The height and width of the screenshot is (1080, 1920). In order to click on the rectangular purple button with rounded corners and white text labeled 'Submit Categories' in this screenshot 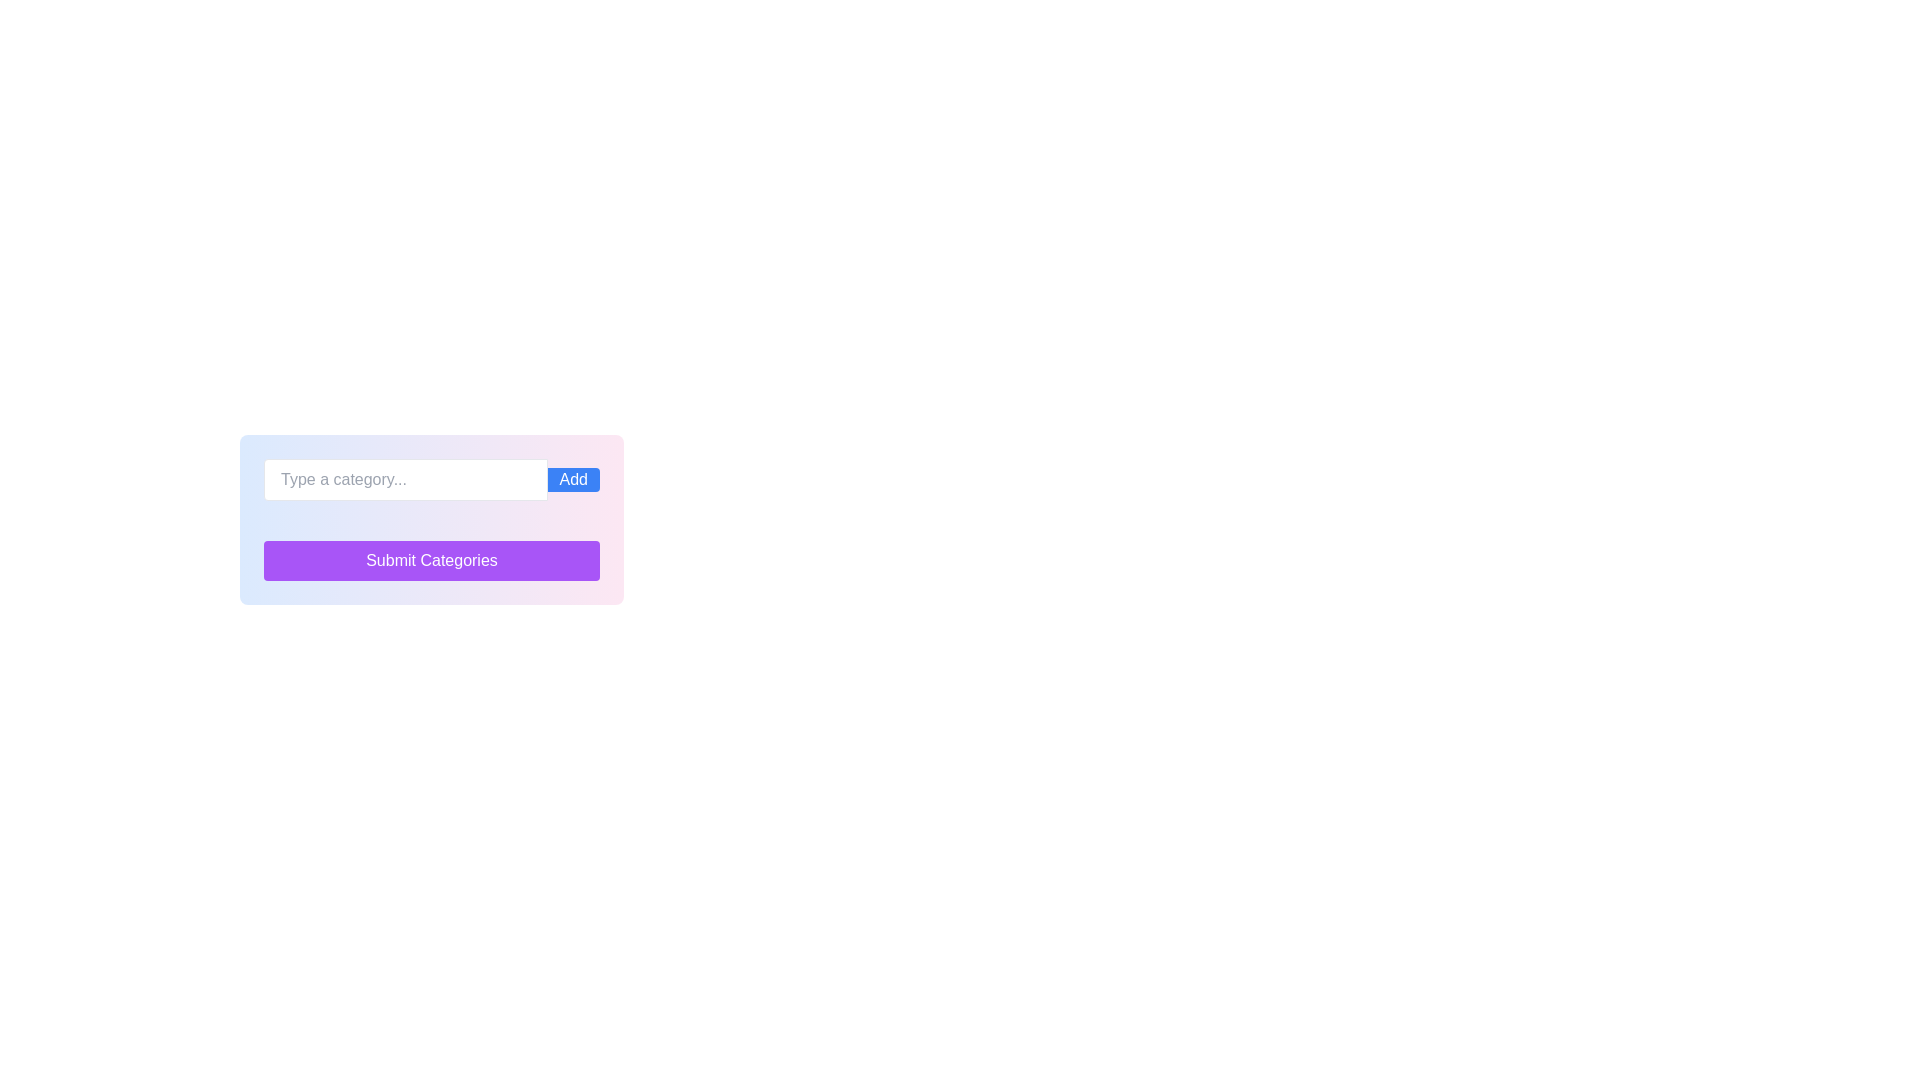, I will do `click(431, 560)`.